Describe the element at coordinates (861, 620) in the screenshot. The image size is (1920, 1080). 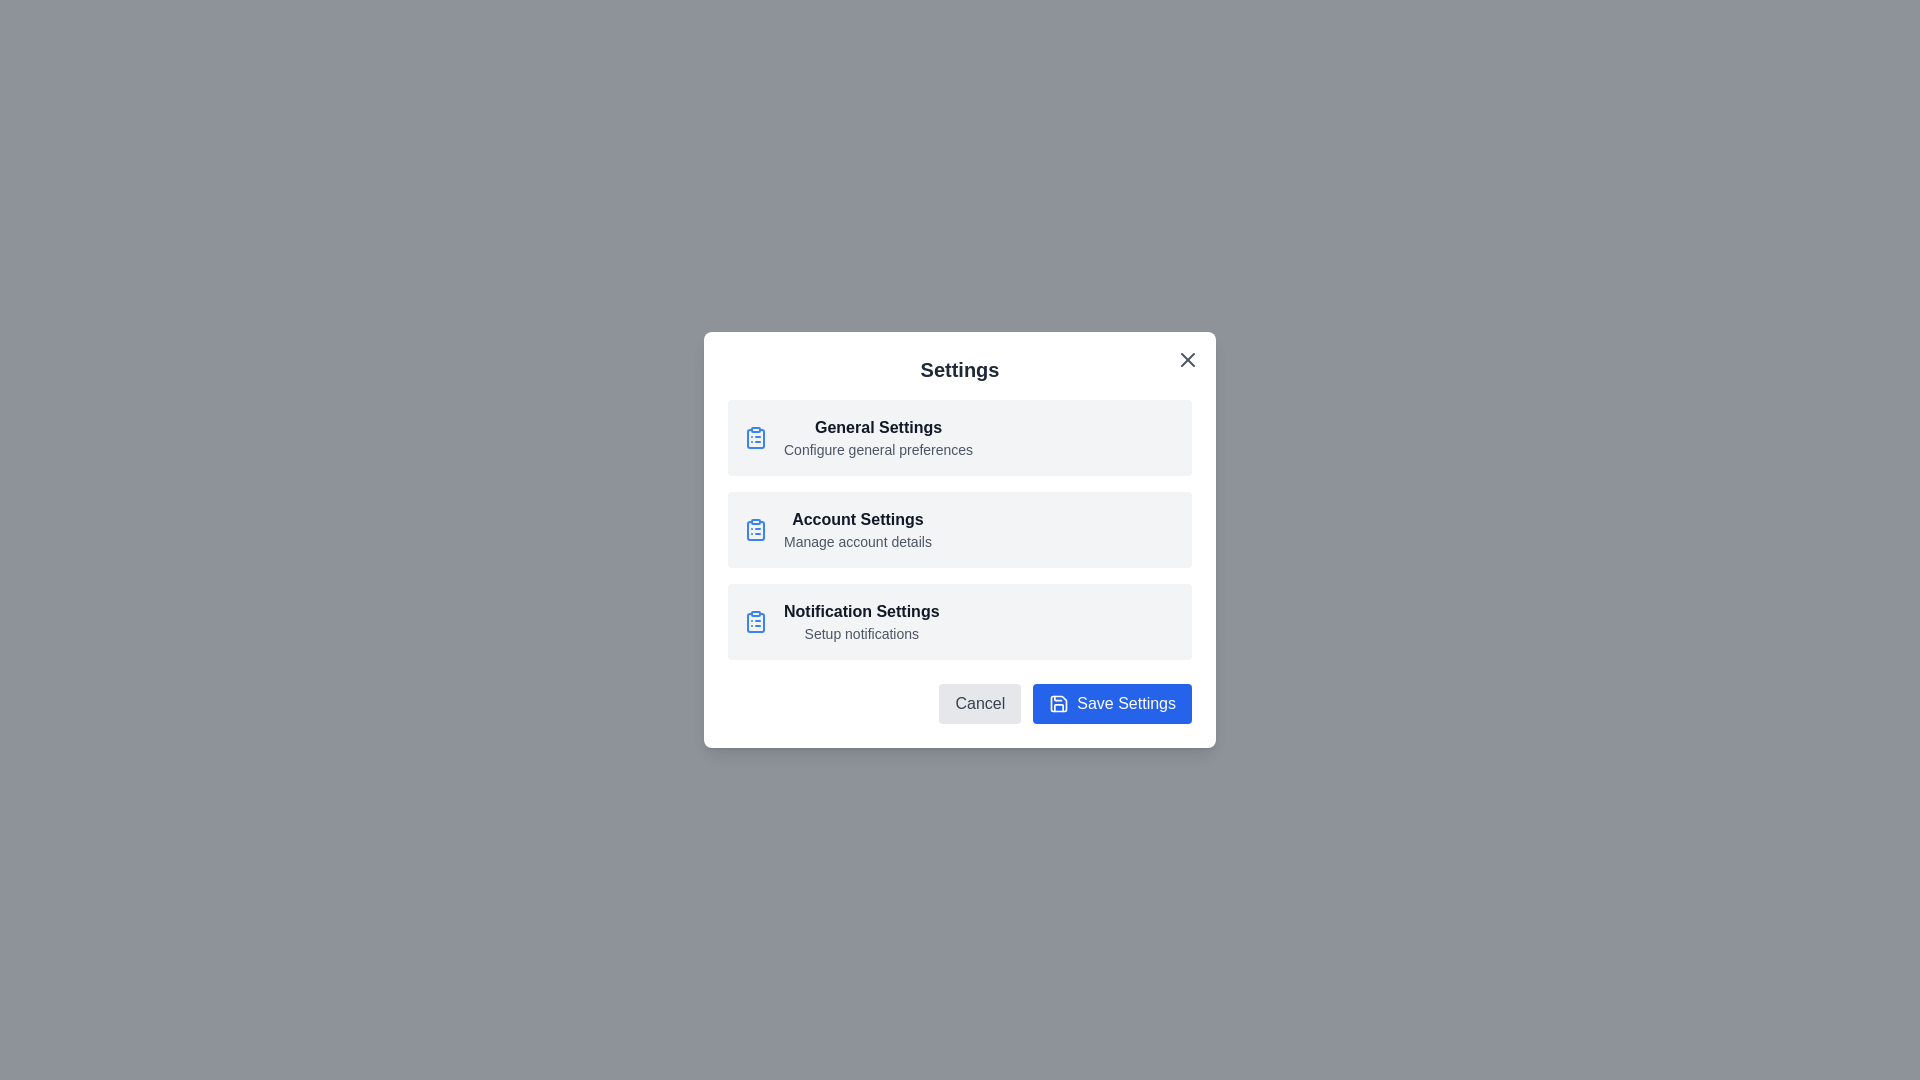
I see `the static text panel that describes the configuration section for notification settings, which is the third option in a vertical list of settings options` at that location.